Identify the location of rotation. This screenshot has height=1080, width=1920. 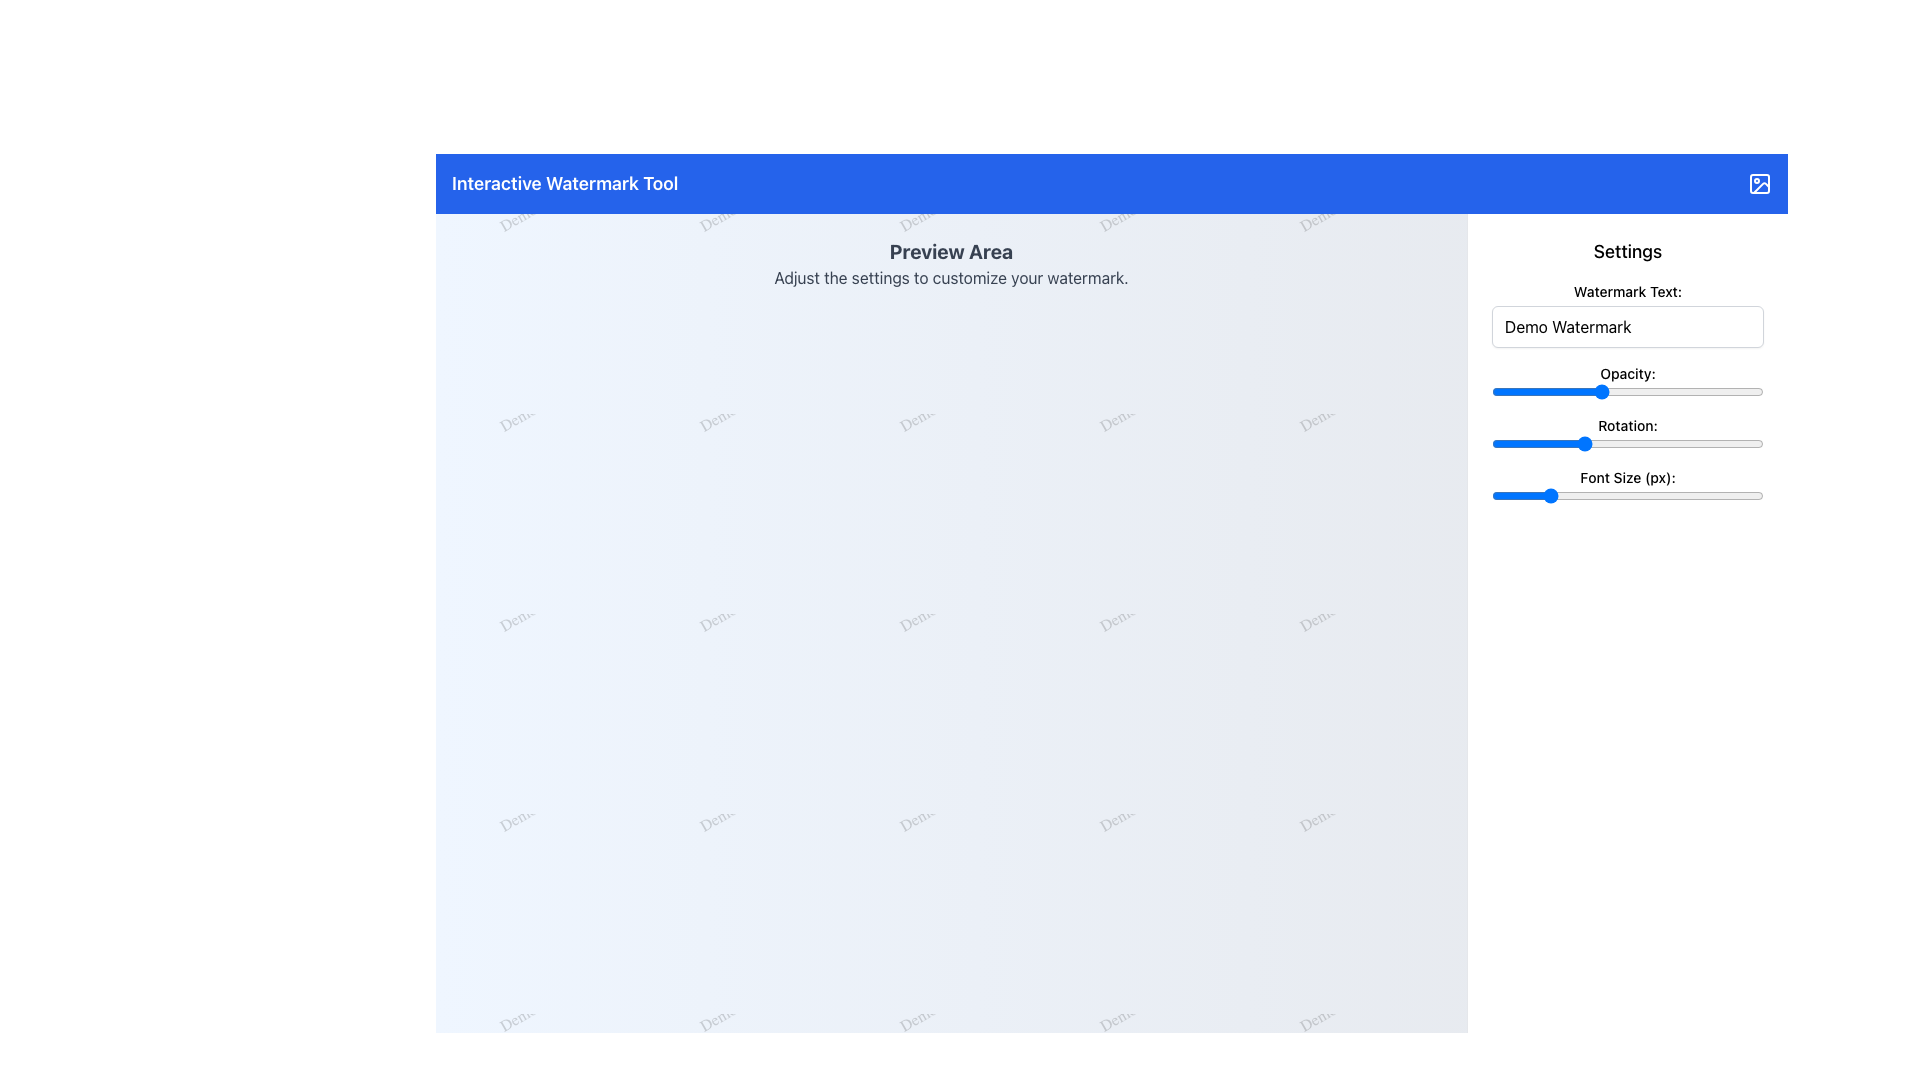
(1685, 442).